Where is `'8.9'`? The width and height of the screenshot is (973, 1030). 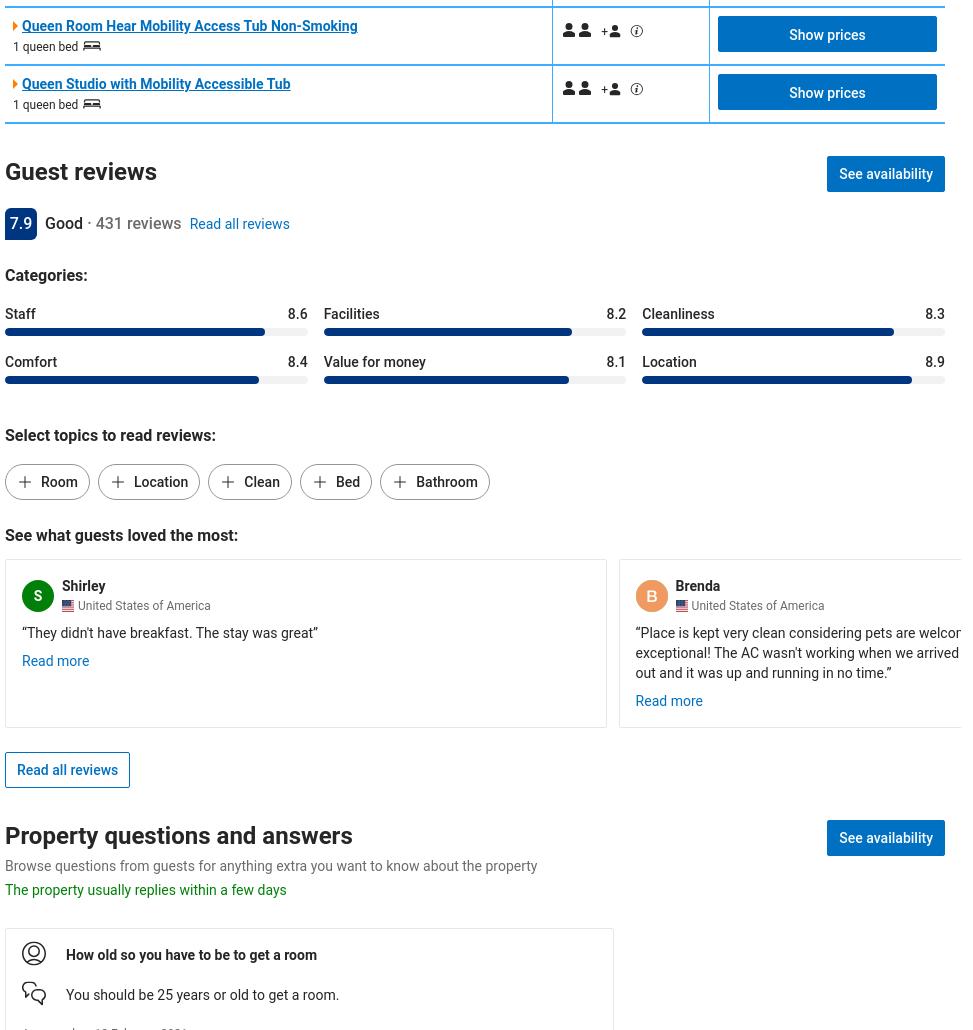 '8.9' is located at coordinates (924, 362).